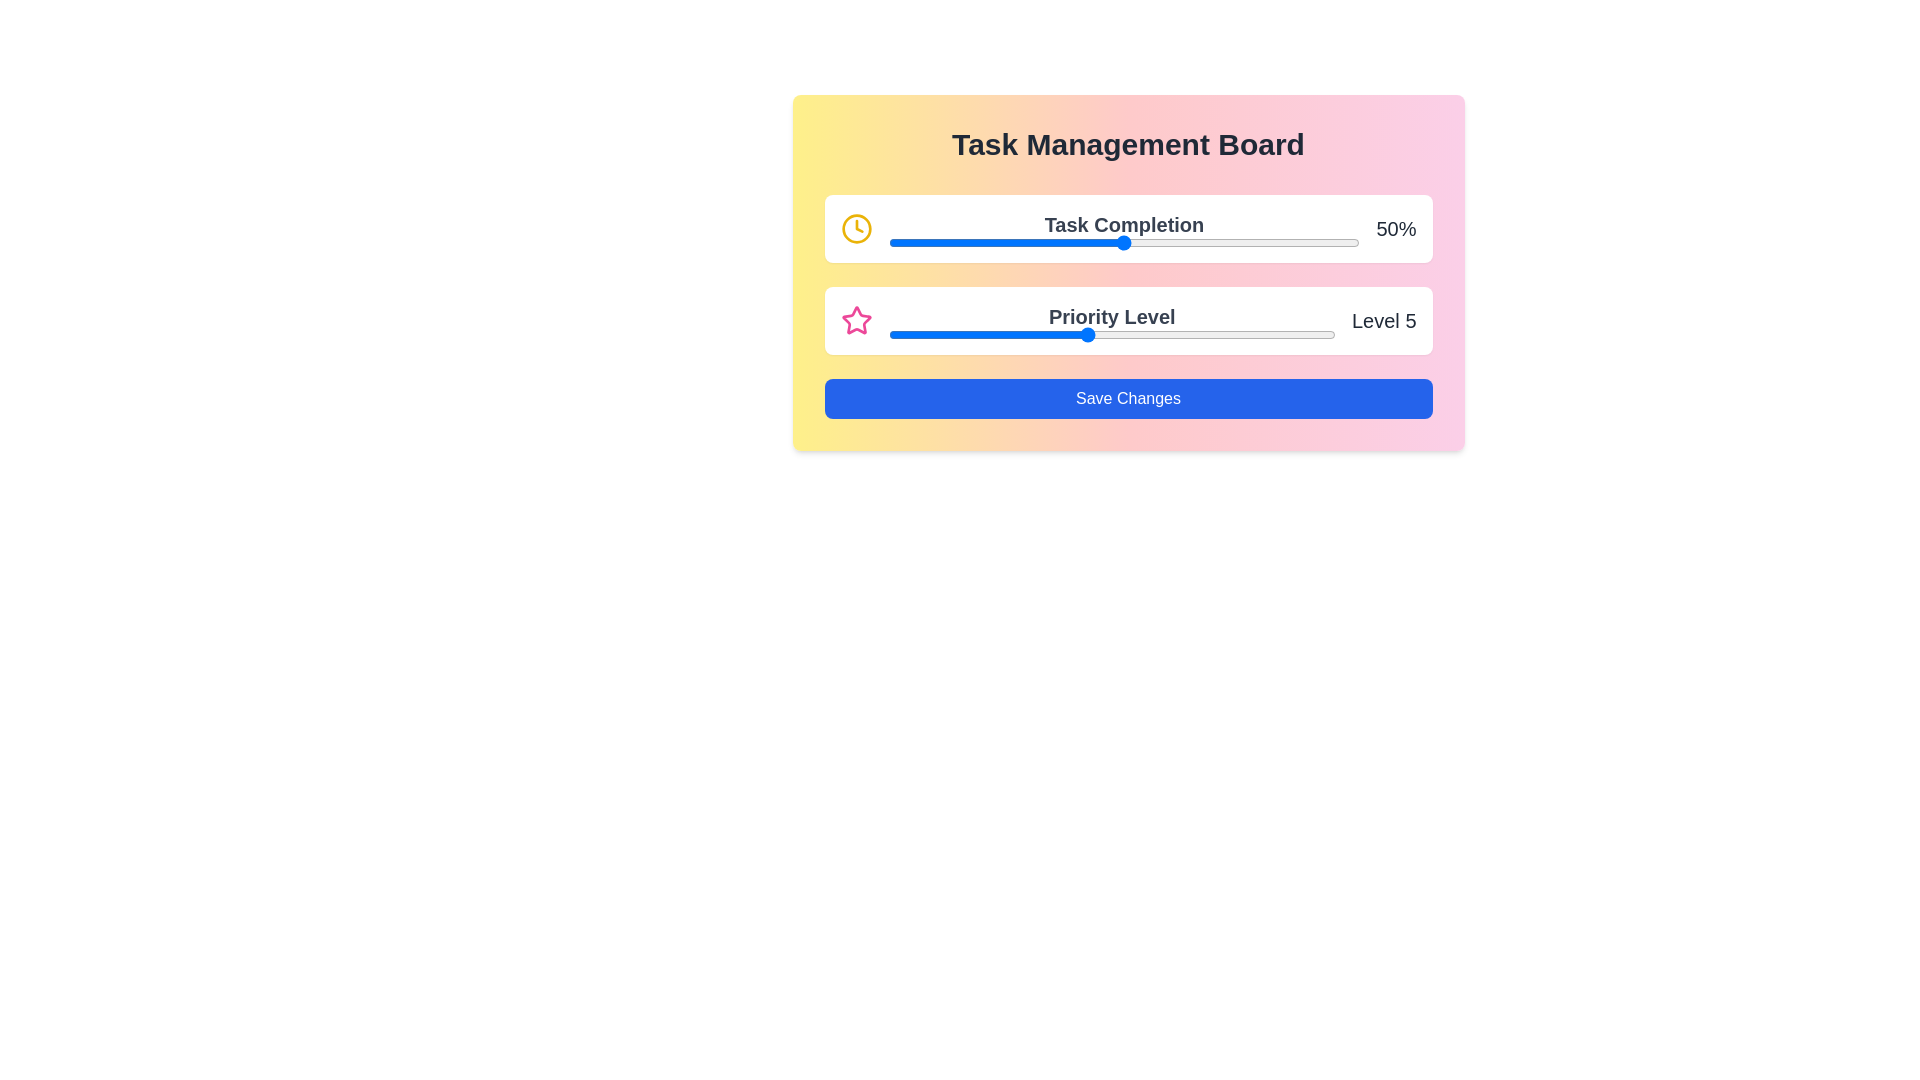 This screenshot has width=1920, height=1080. I want to click on the priority level, so click(1037, 334).